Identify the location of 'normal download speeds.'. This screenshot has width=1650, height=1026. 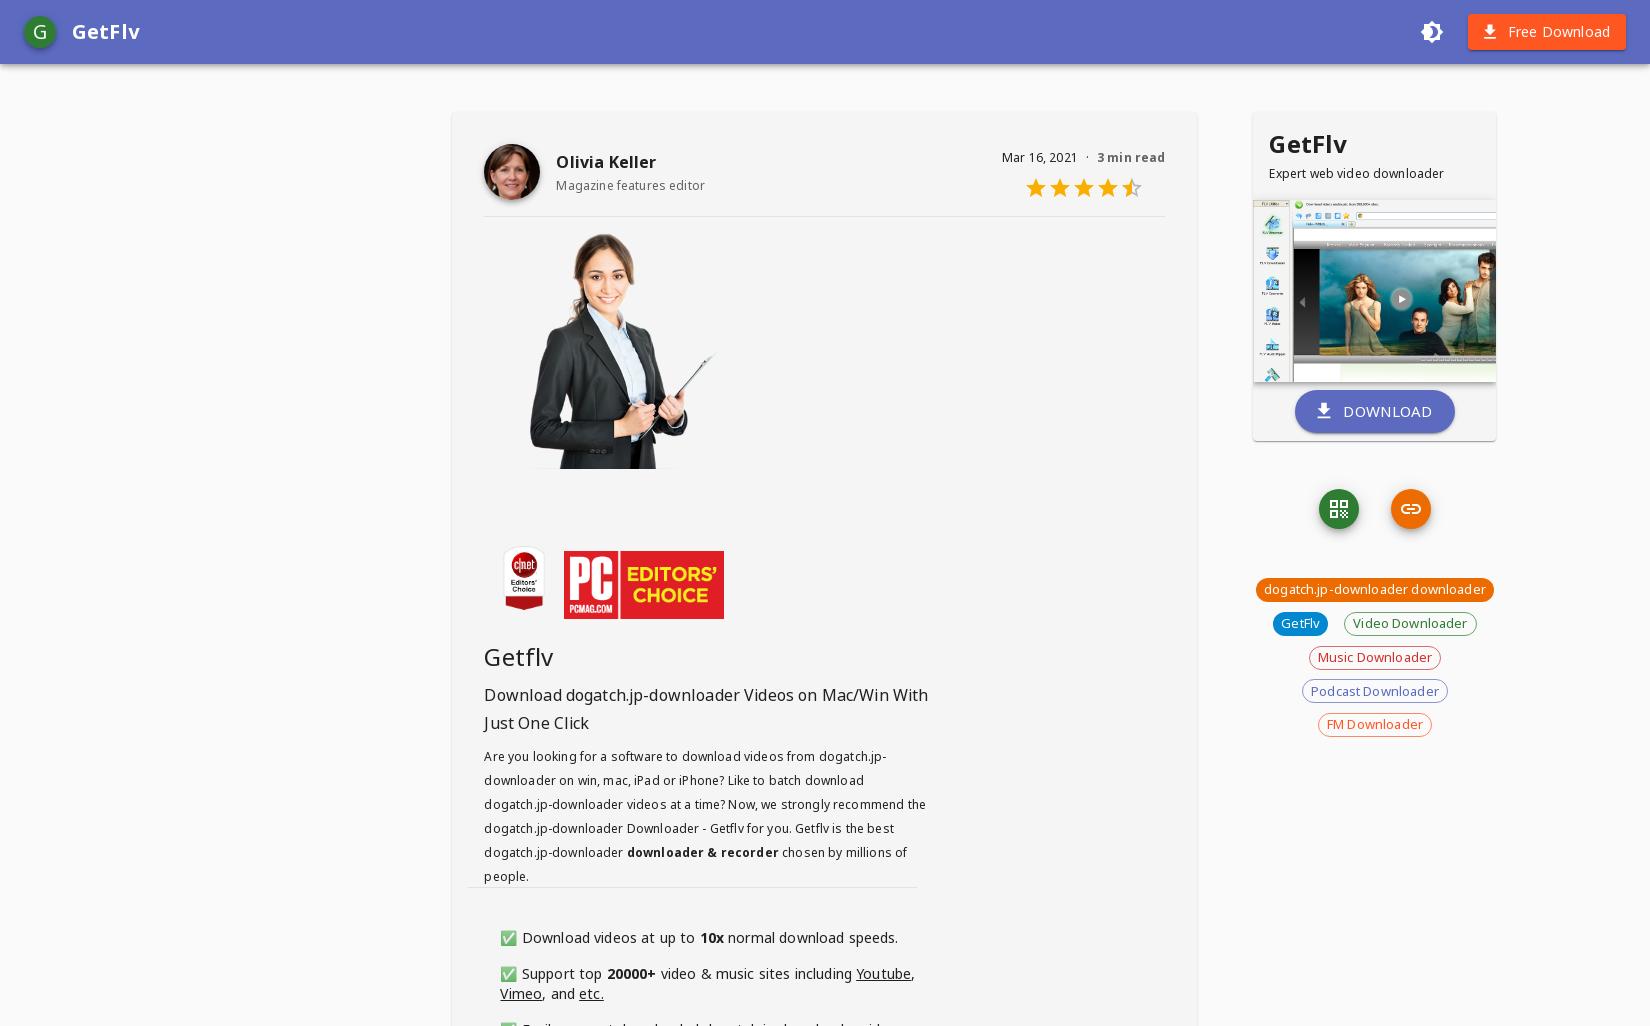
(809, 936).